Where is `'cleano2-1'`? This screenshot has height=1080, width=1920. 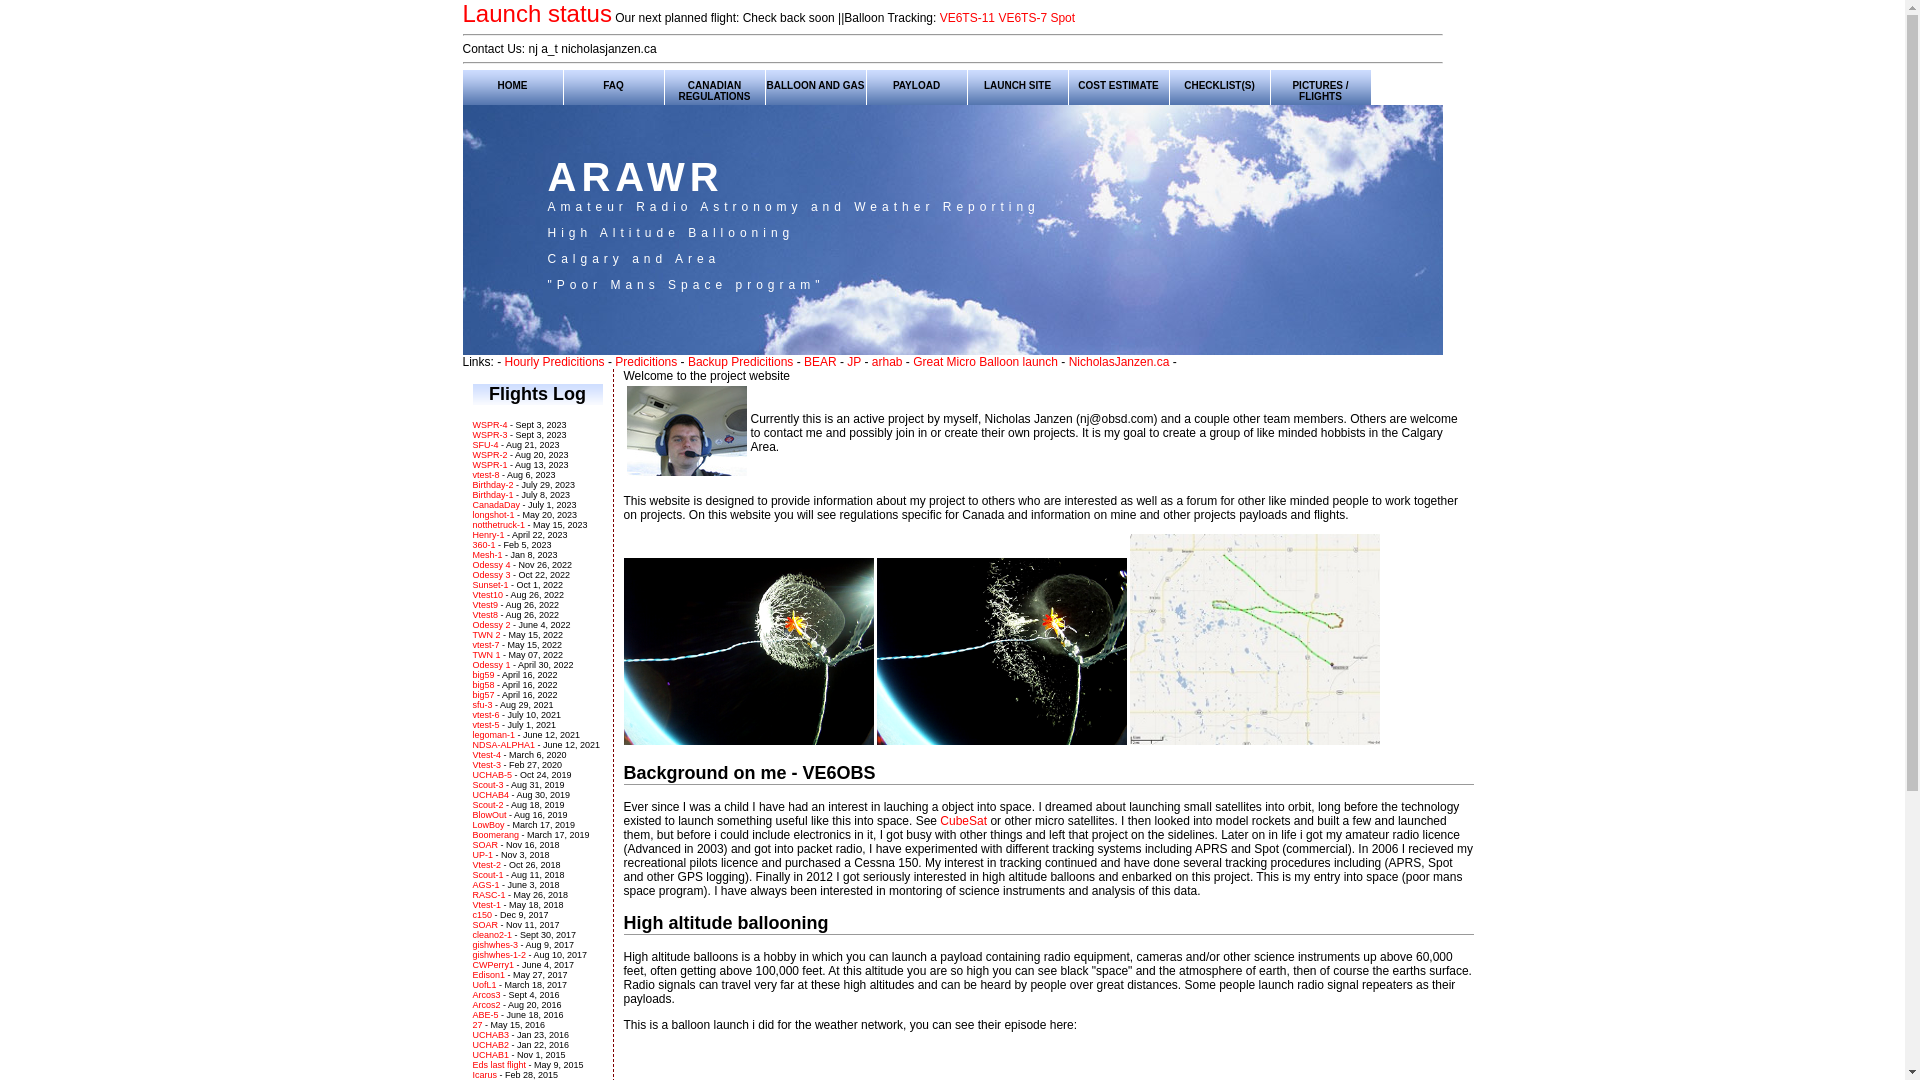
'cleano2-1' is located at coordinates (491, 934).